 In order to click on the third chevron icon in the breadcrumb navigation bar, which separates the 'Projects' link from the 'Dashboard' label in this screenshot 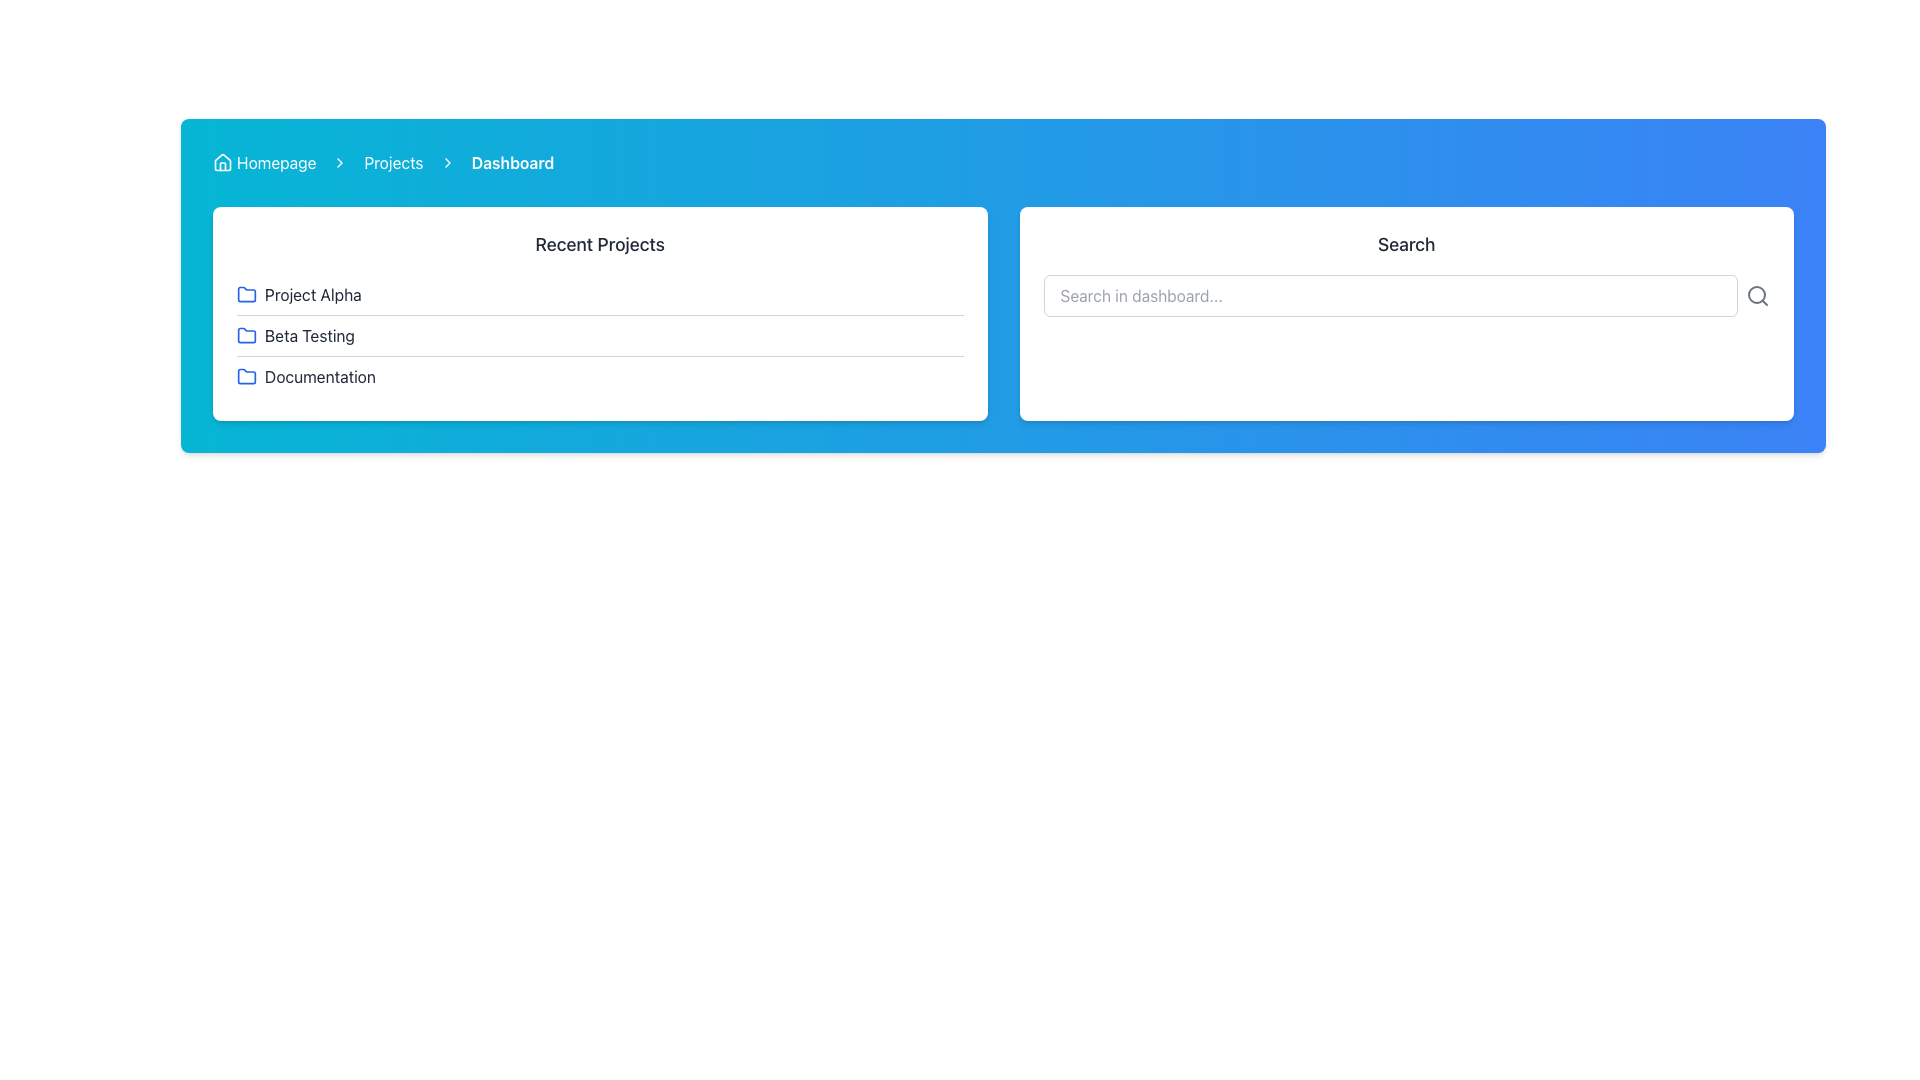, I will do `click(446, 161)`.